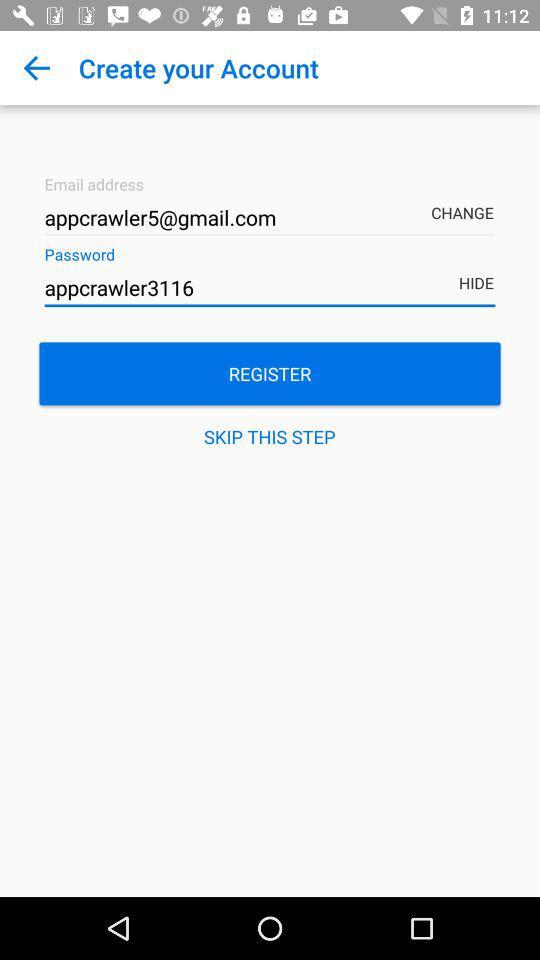 The width and height of the screenshot is (540, 960). I want to click on item below appcrawler3116 icon, so click(270, 372).